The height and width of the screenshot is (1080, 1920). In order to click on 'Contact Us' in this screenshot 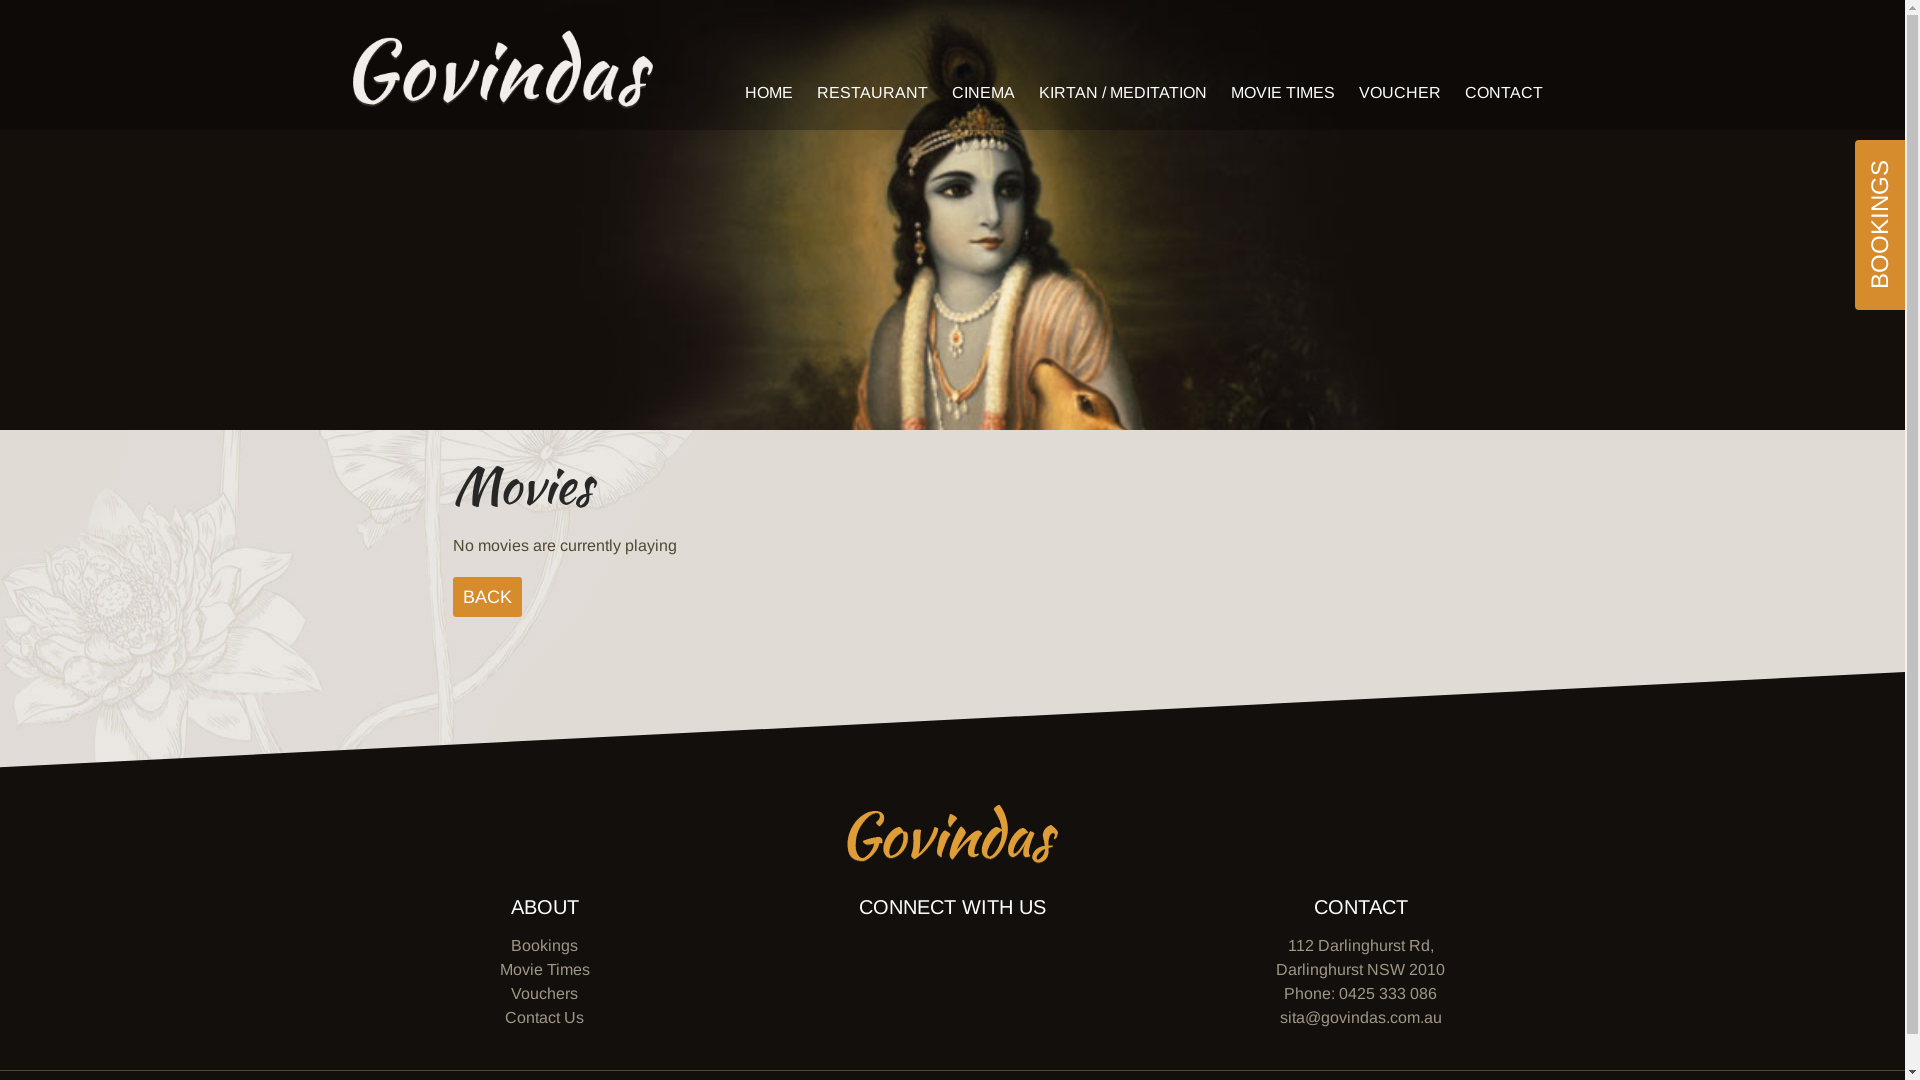, I will do `click(544, 1017)`.